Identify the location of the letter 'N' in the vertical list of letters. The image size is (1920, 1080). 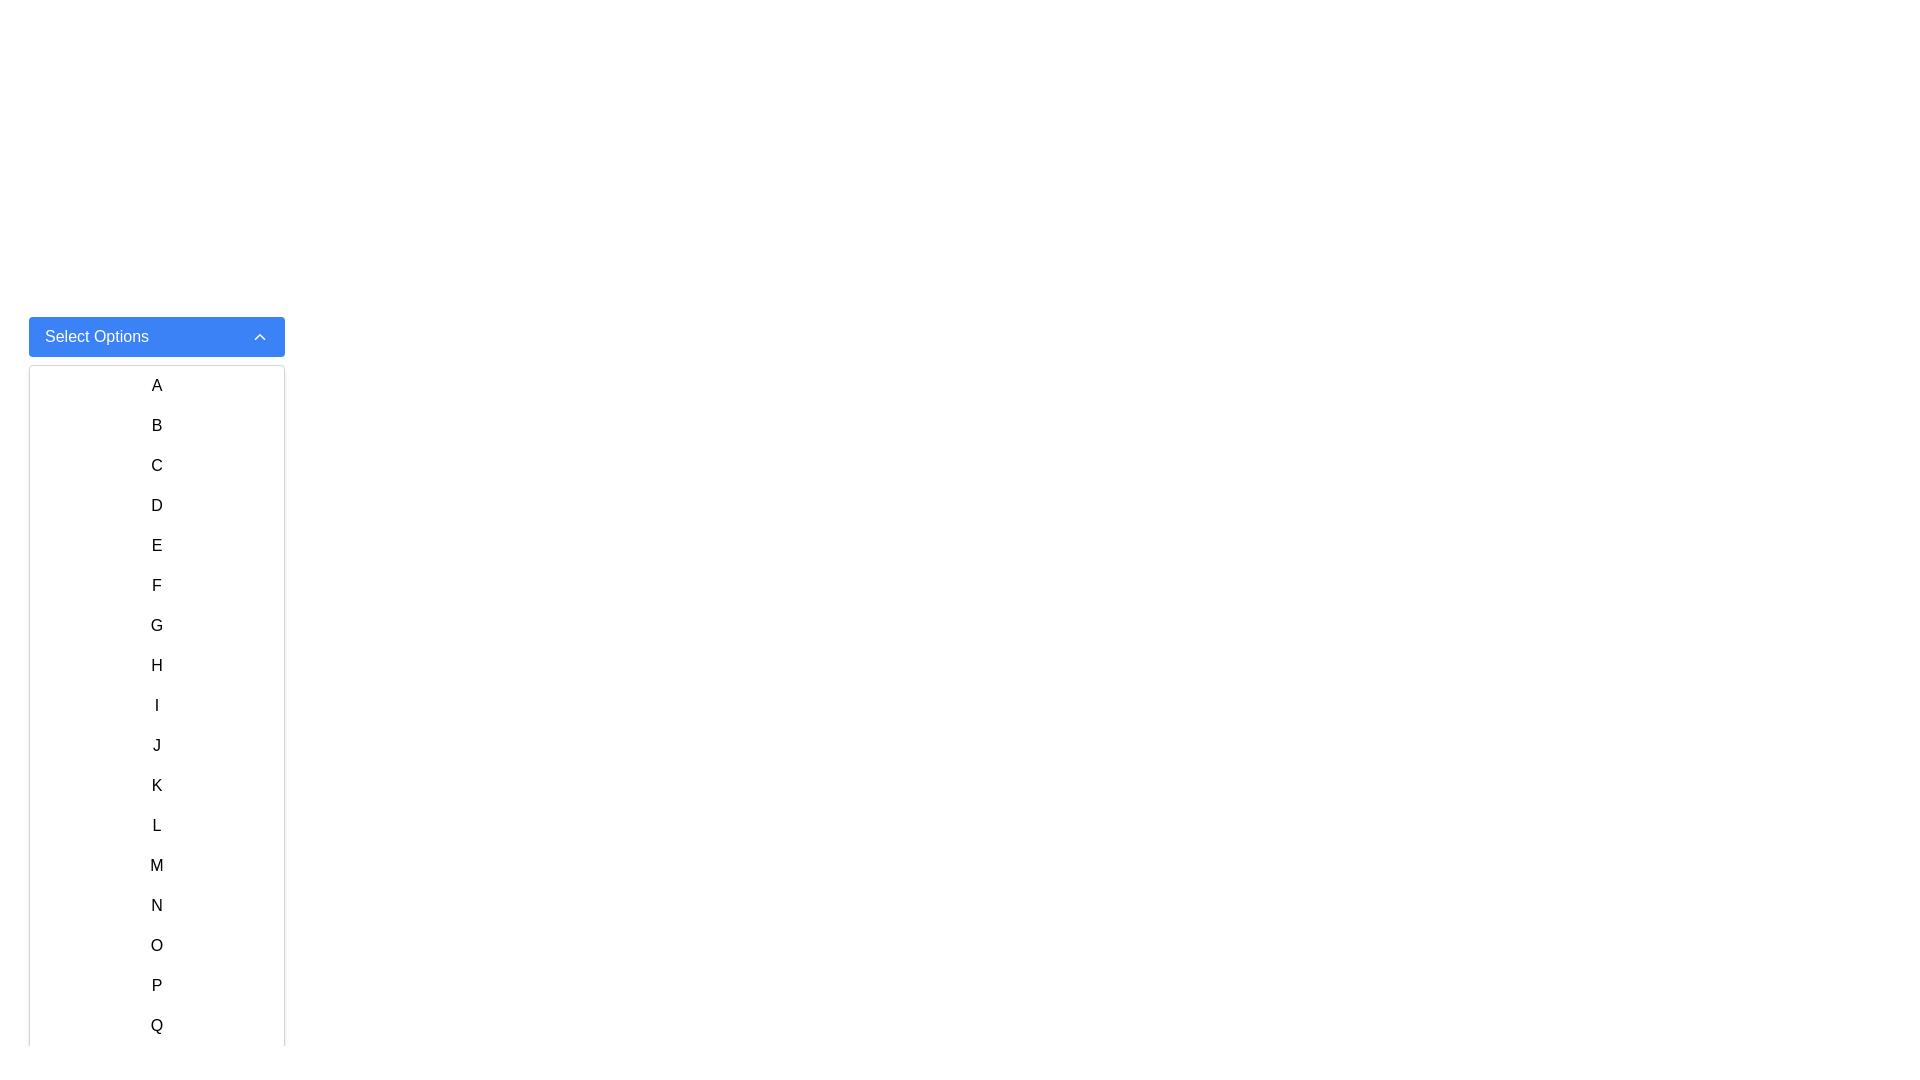
(156, 906).